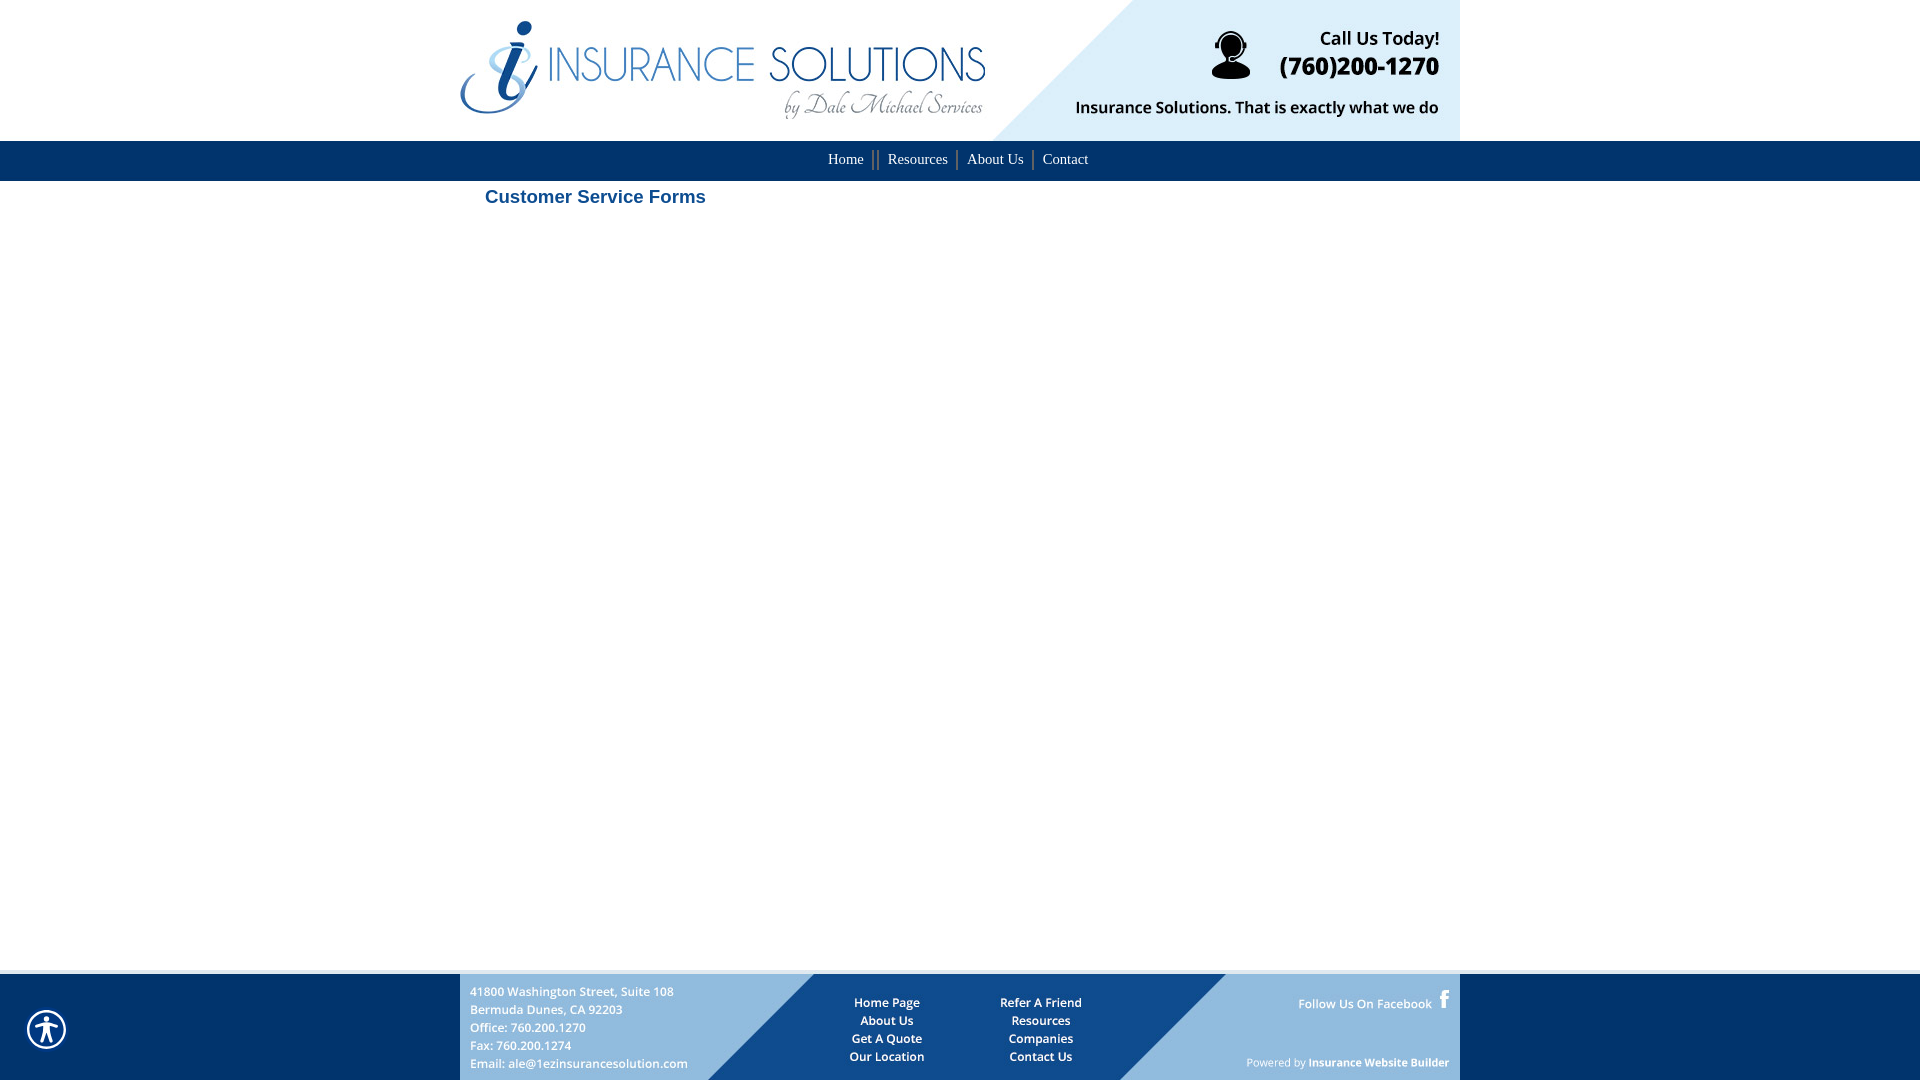  I want to click on 'Home', so click(820, 157).